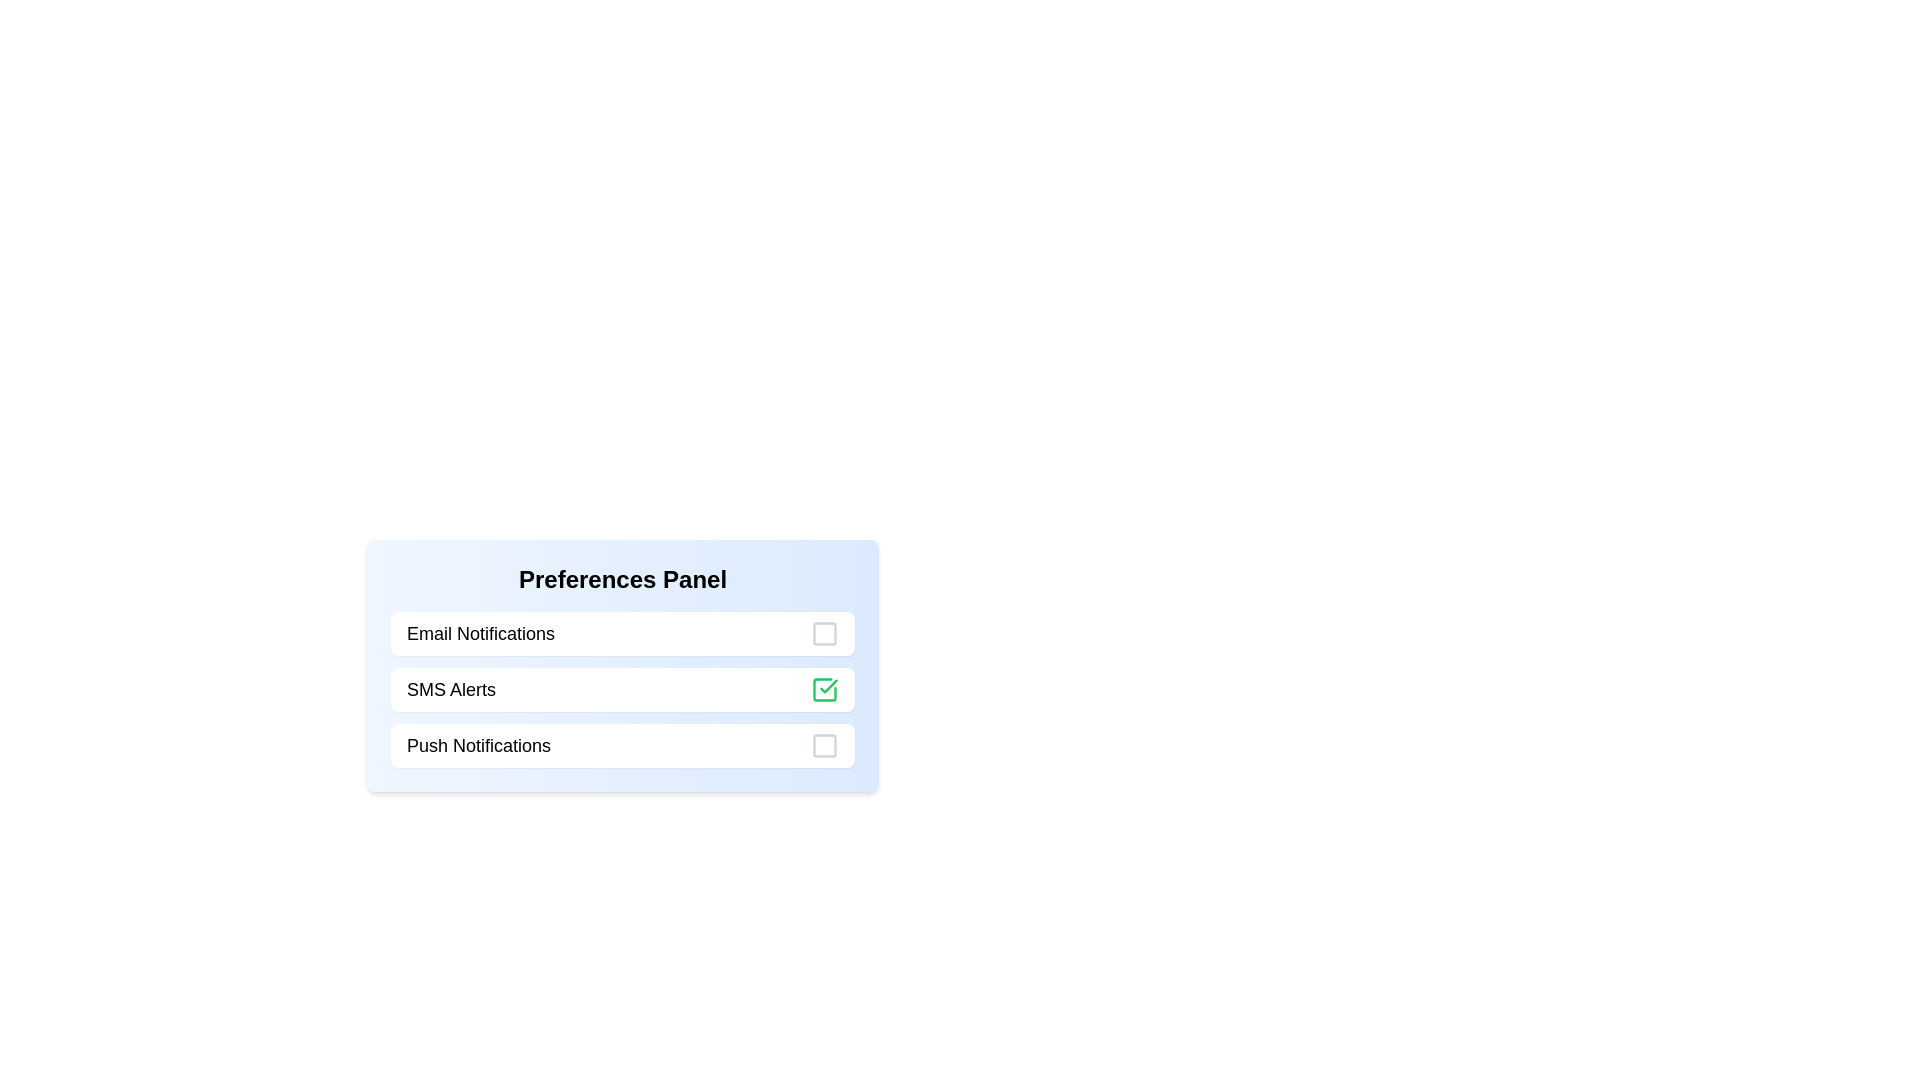 The image size is (1920, 1080). I want to click on the checkbox next to the 'SMS Alerts' list item in the Preferences Panel, so click(622, 689).